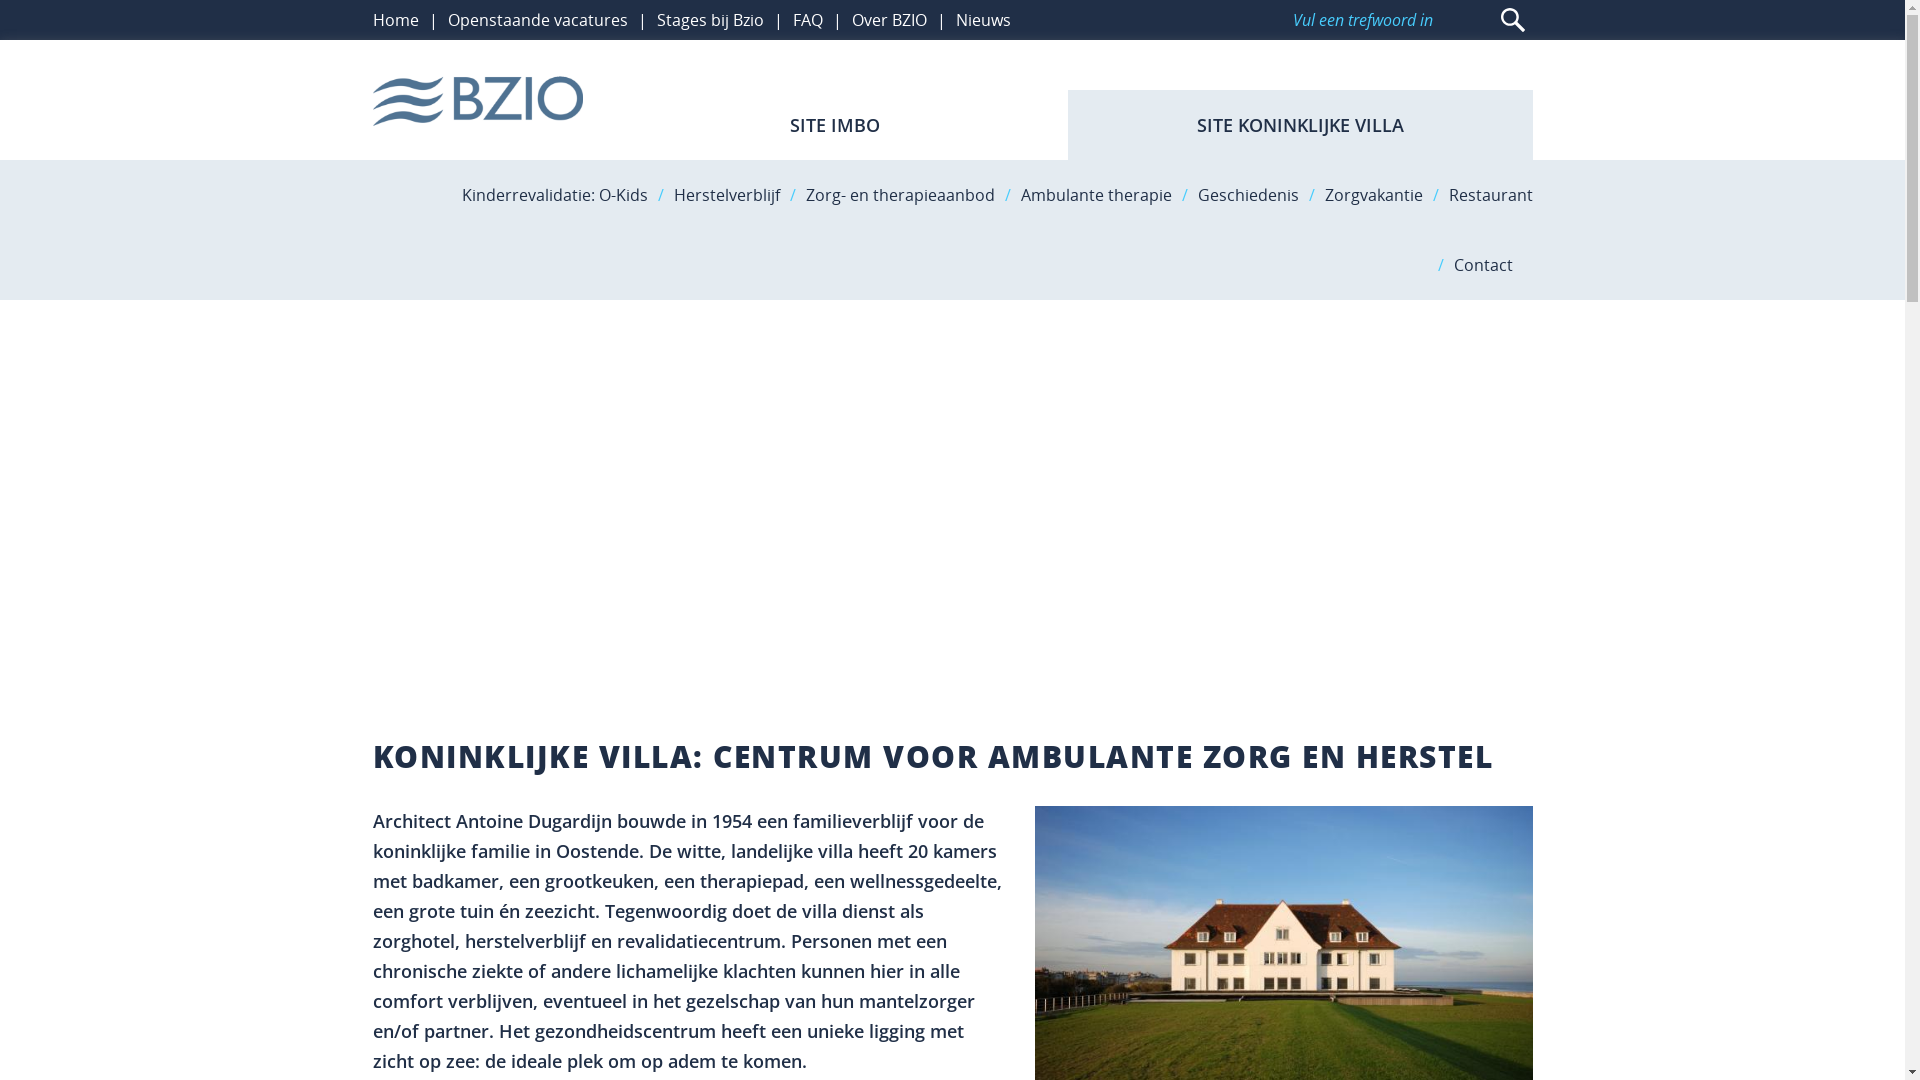  Describe the element at coordinates (725, 195) in the screenshot. I see `'Herstelverblijf'` at that location.